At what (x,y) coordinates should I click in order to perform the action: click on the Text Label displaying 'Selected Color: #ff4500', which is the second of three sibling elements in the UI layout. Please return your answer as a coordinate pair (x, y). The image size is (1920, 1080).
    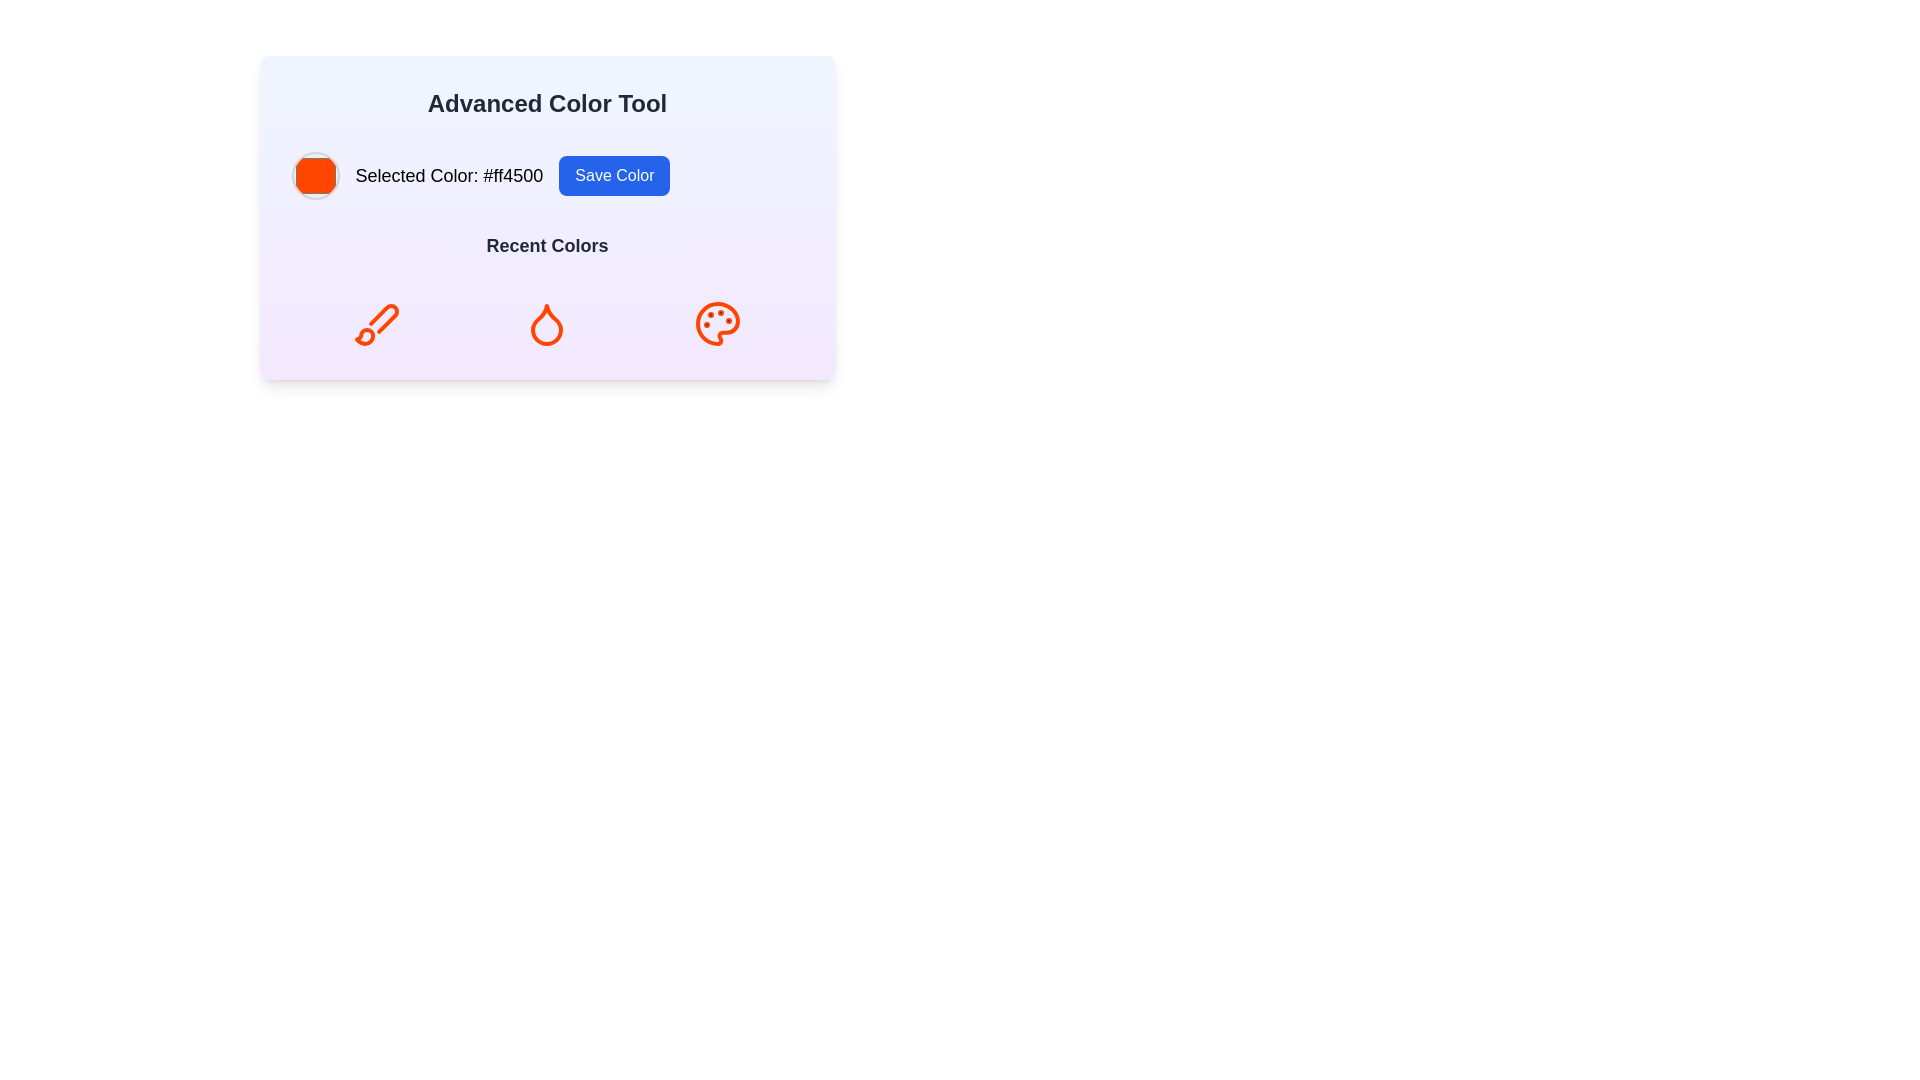
    Looking at the image, I should click on (448, 175).